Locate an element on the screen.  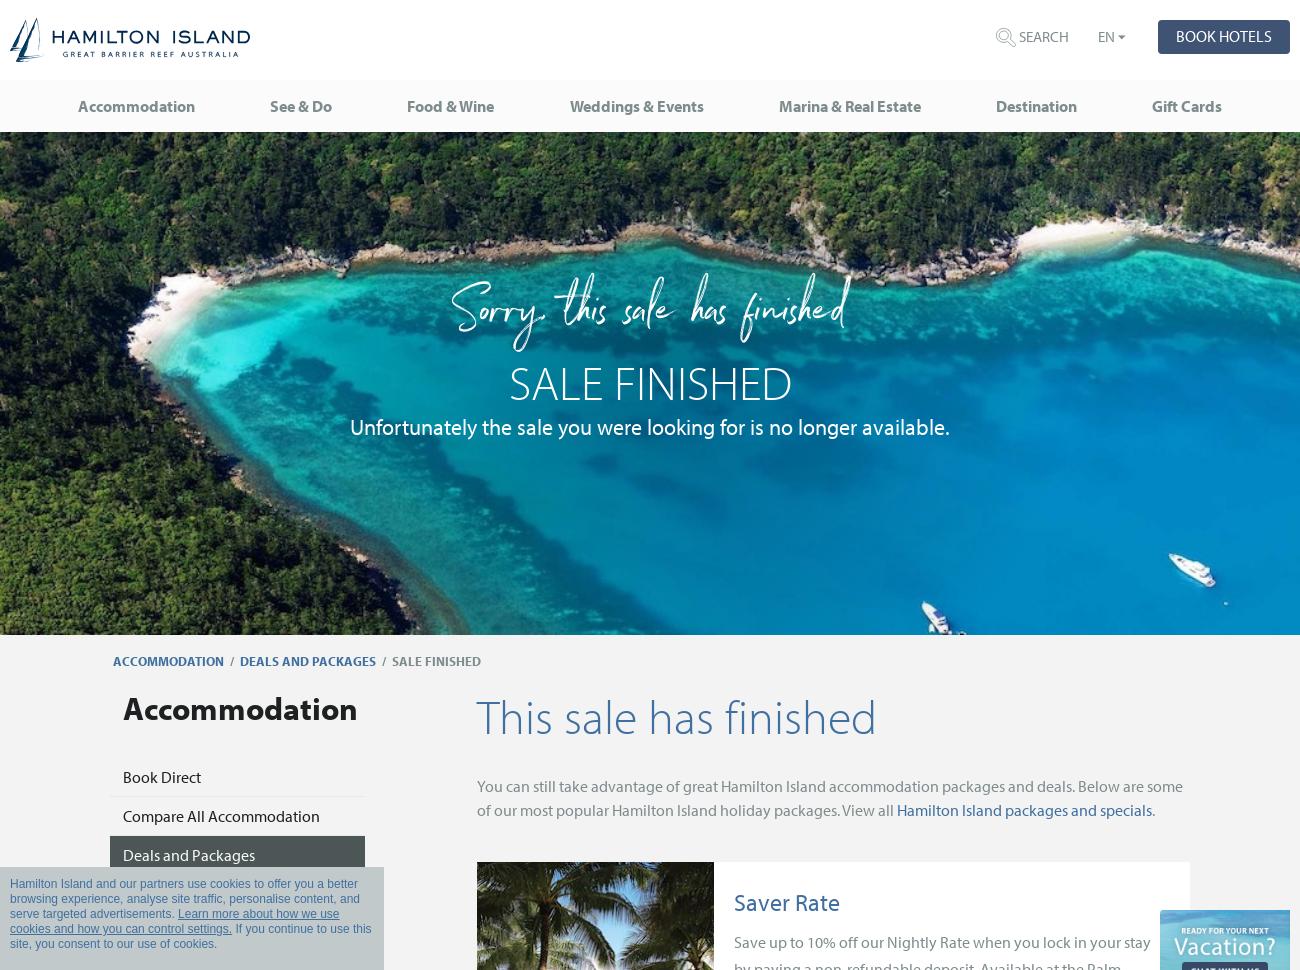
'Hamilton Island packages and specials' is located at coordinates (1022, 808).